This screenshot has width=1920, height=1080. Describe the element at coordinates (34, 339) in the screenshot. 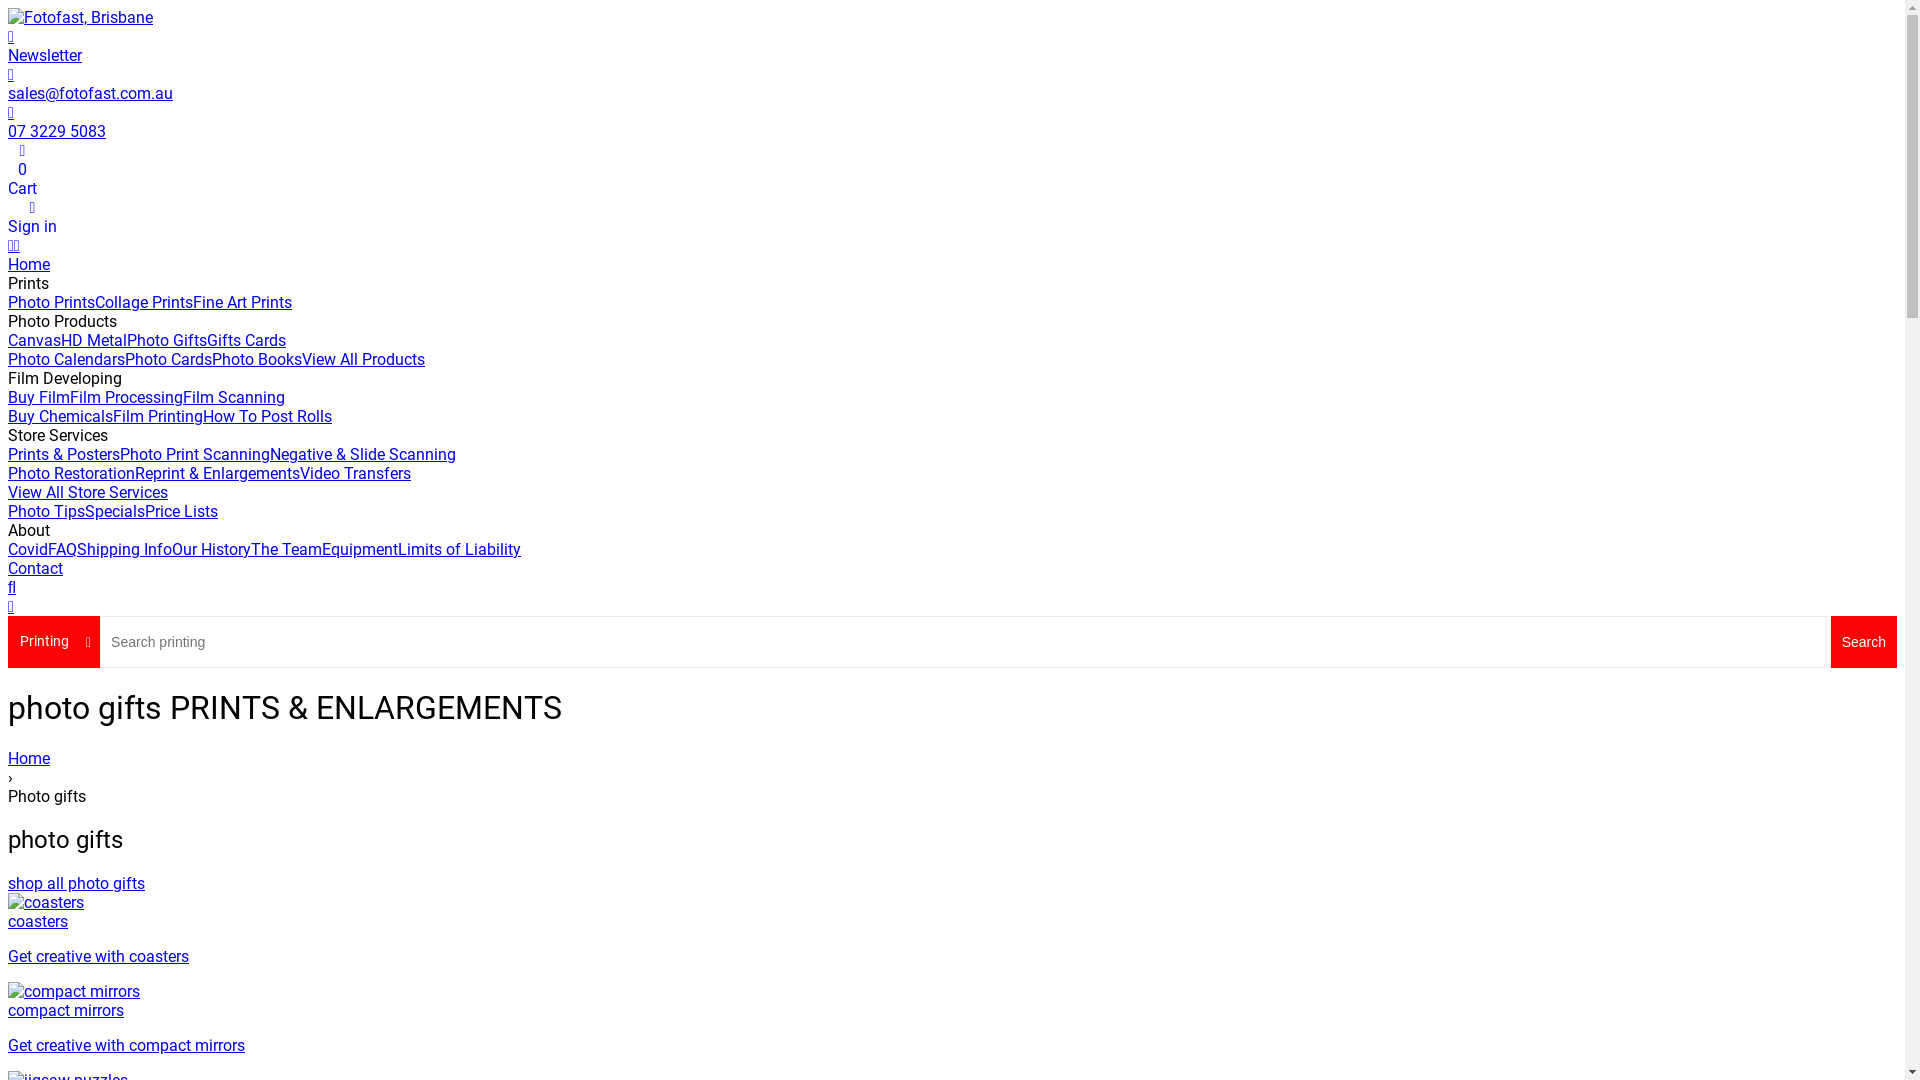

I see `'Canvas'` at that location.